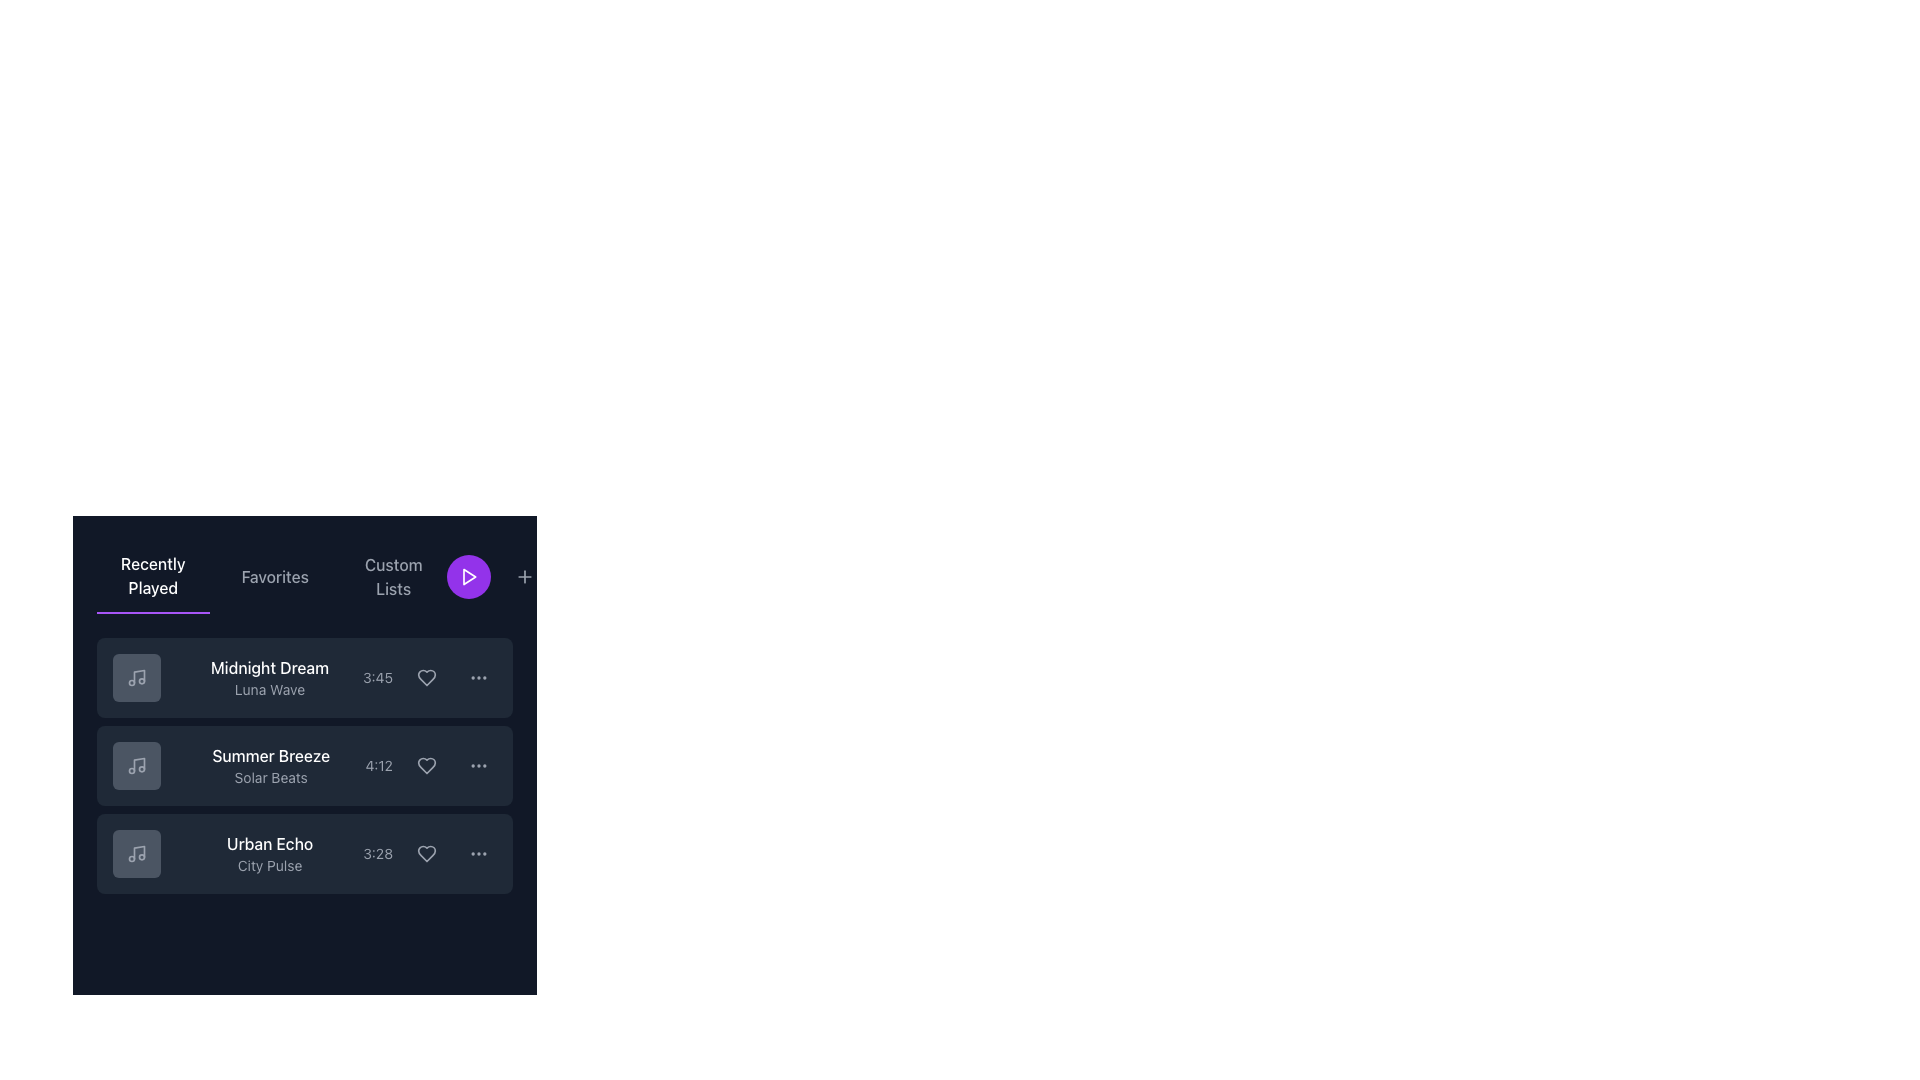 This screenshot has height=1080, width=1920. Describe the element at coordinates (274, 577) in the screenshot. I see `the 'Favorites' button in the horizontal navigation menu` at that location.